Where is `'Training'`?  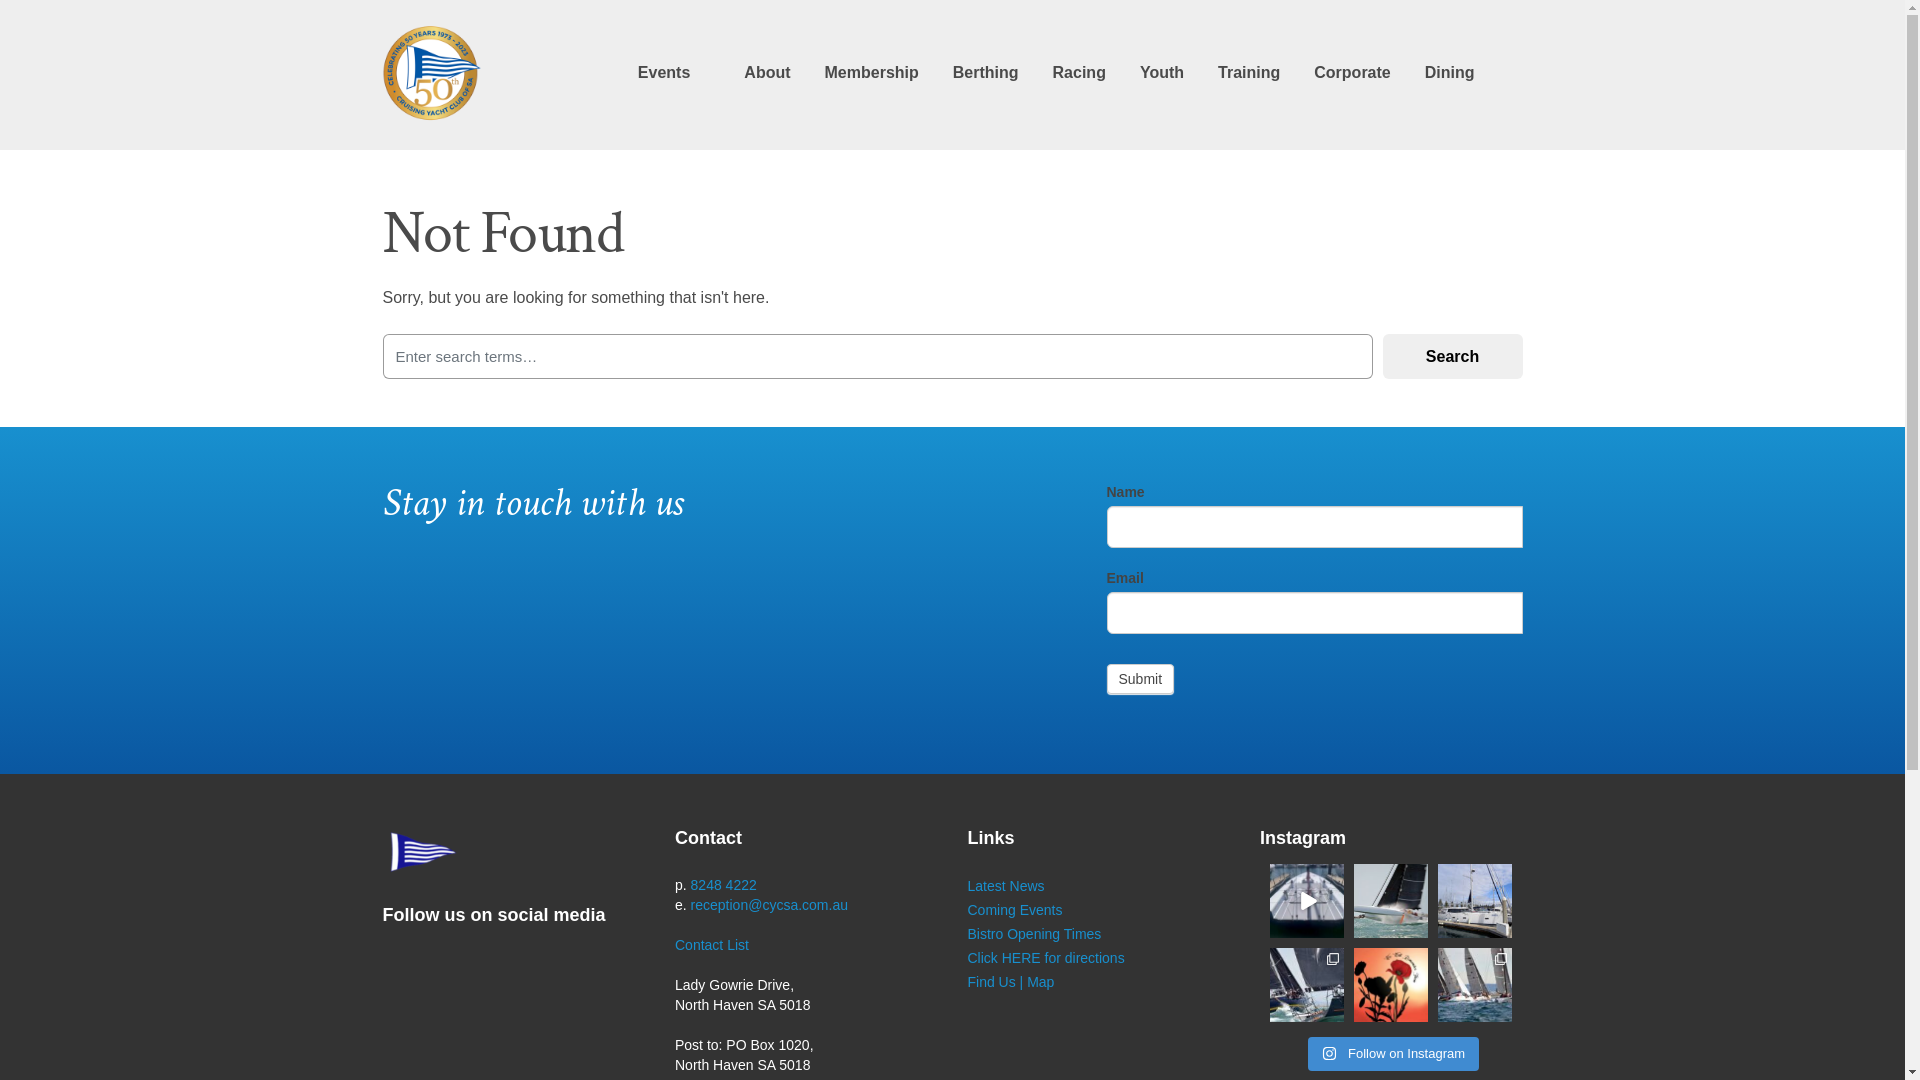 'Training' is located at coordinates (1217, 72).